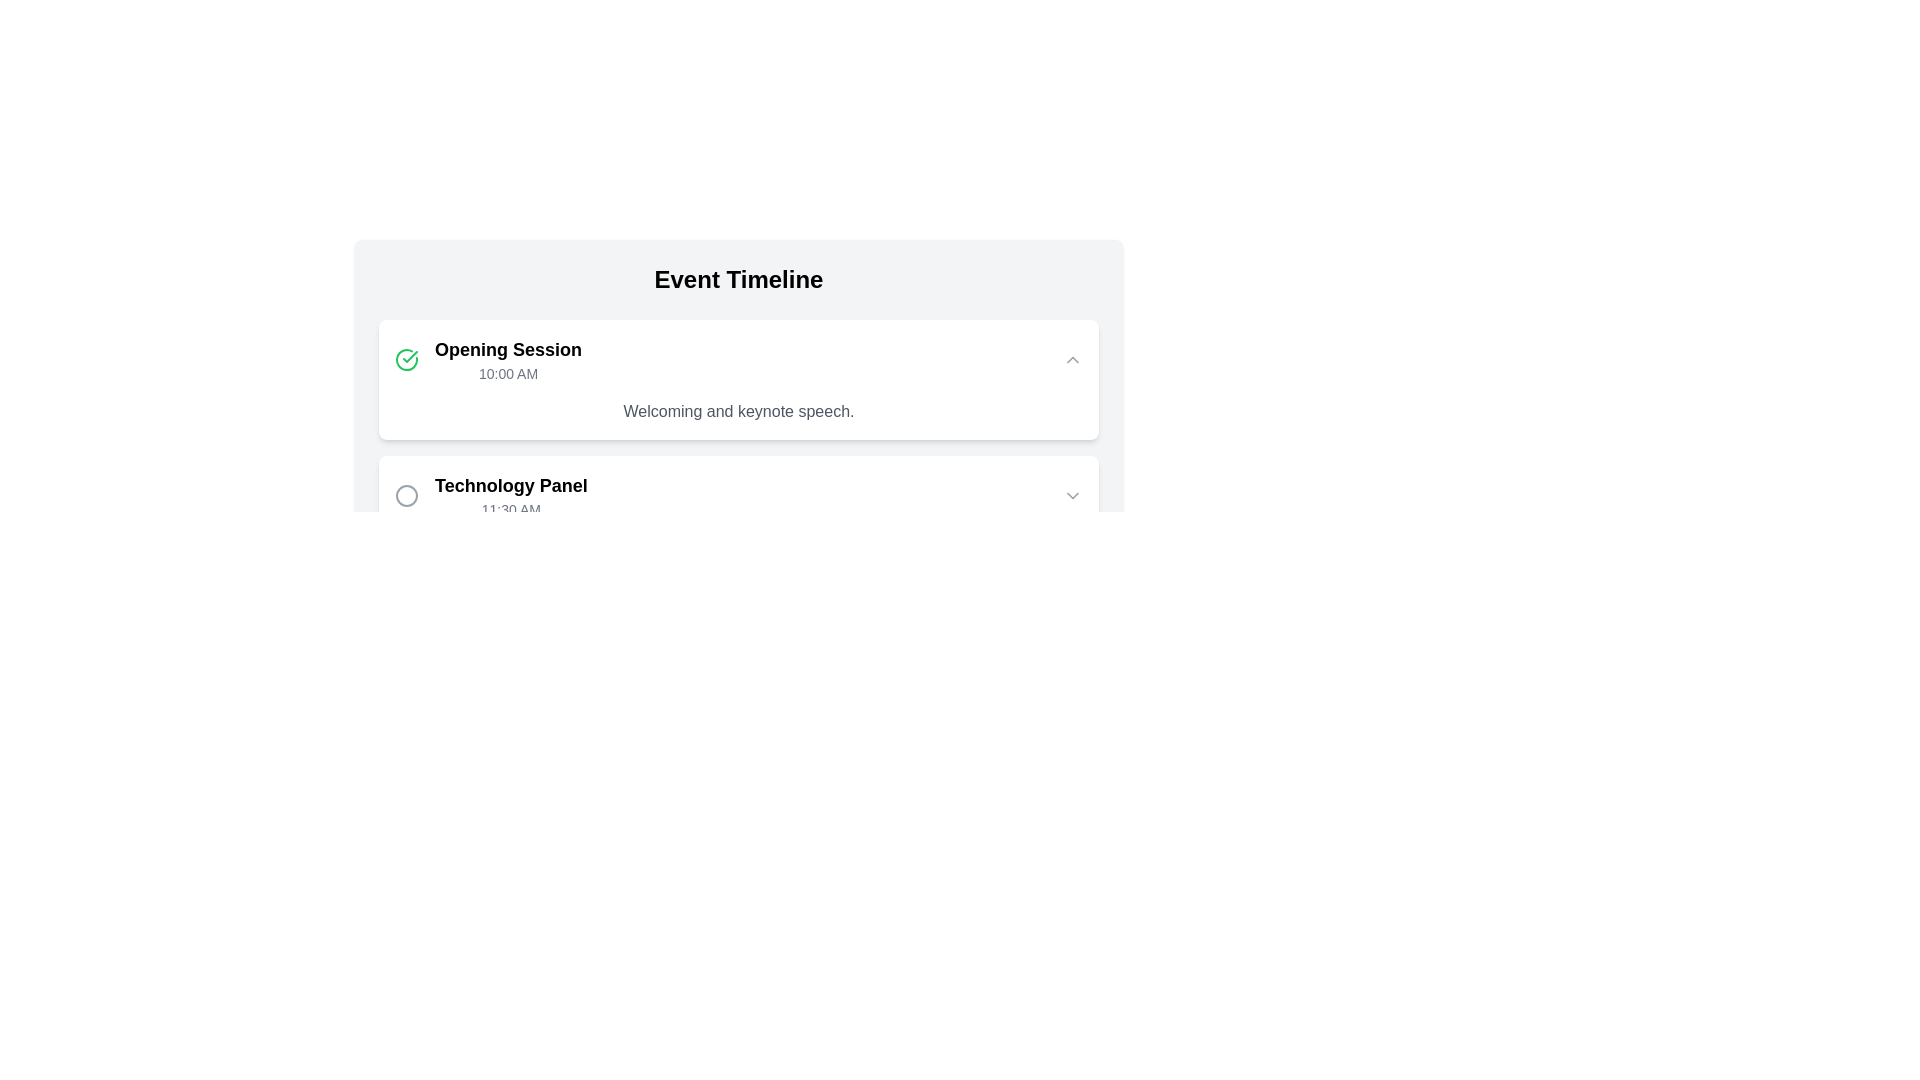 Image resolution: width=1920 pixels, height=1080 pixels. Describe the element at coordinates (1072, 495) in the screenshot. I see `the small gray downward-facing chevron icon located at the right end of the 'Technology Panel' entry` at that location.